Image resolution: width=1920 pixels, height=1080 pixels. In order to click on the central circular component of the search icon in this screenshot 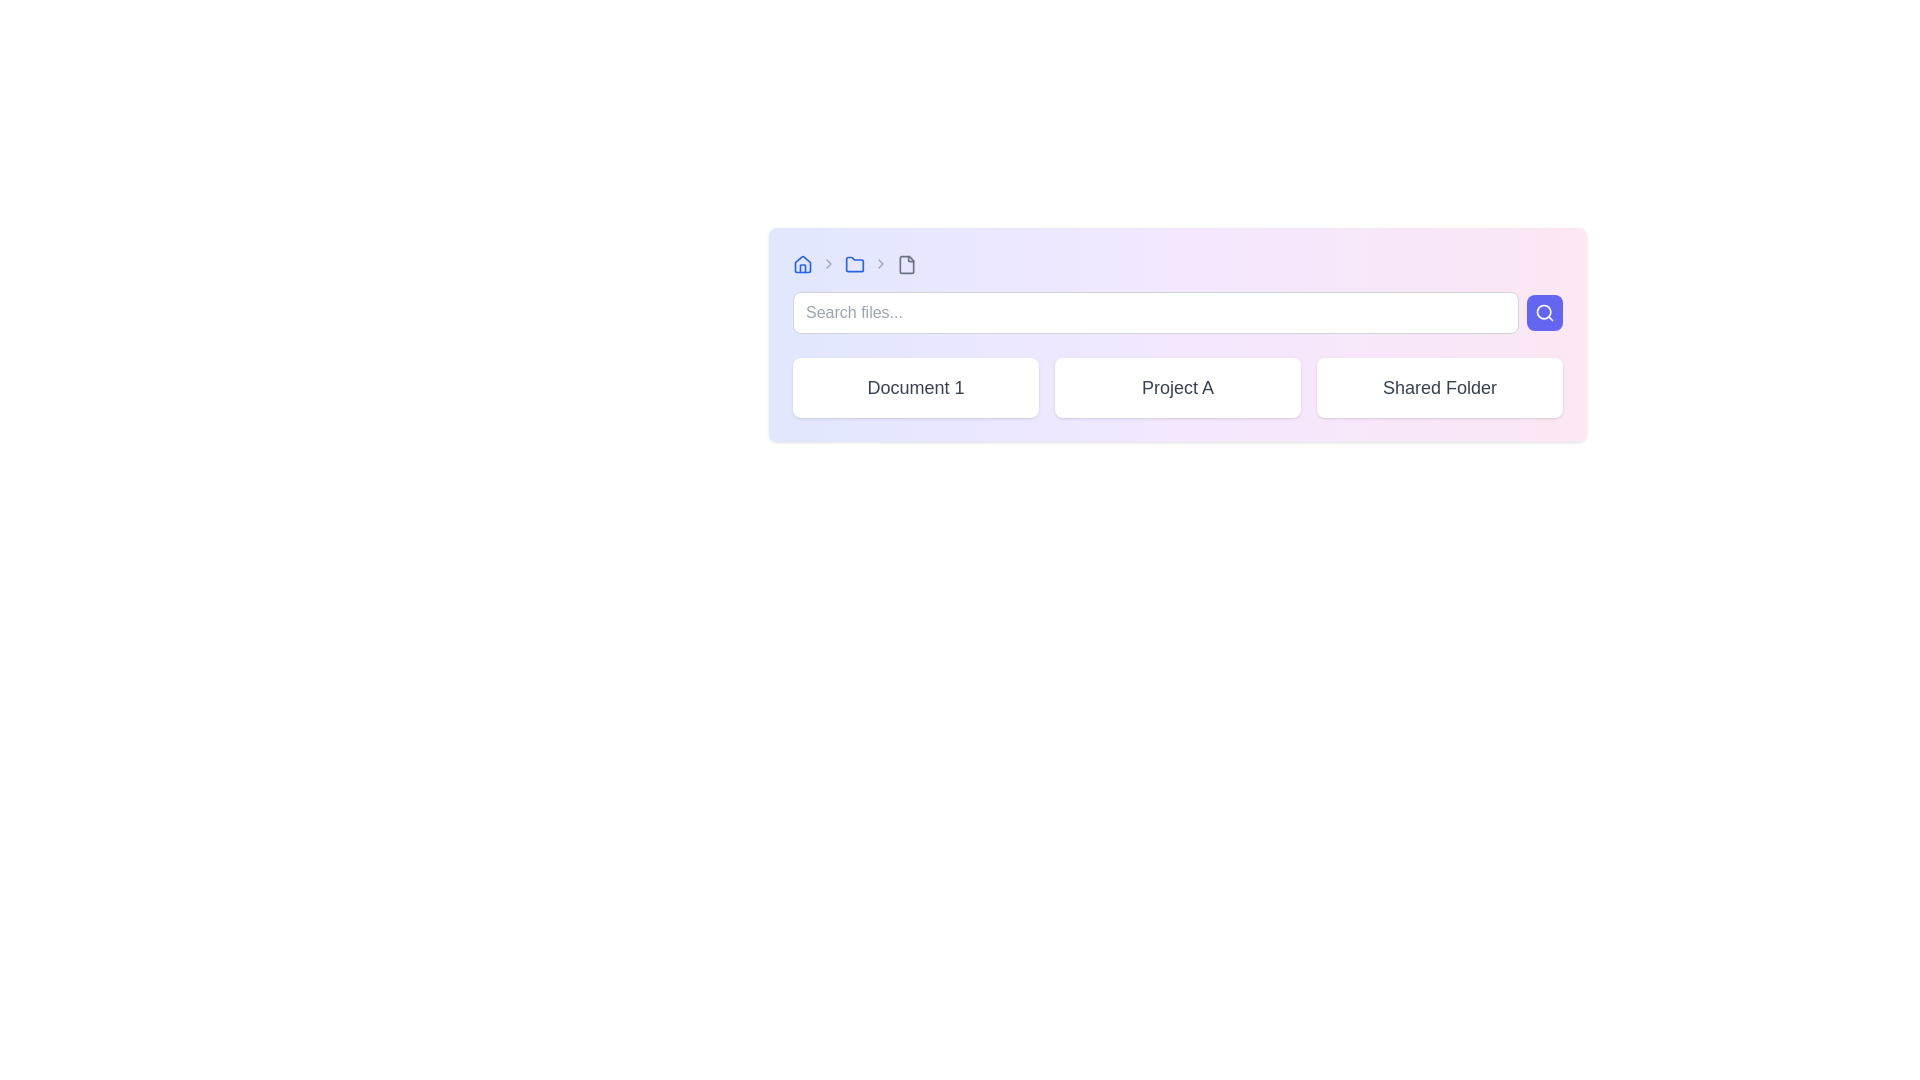, I will do `click(1543, 312)`.